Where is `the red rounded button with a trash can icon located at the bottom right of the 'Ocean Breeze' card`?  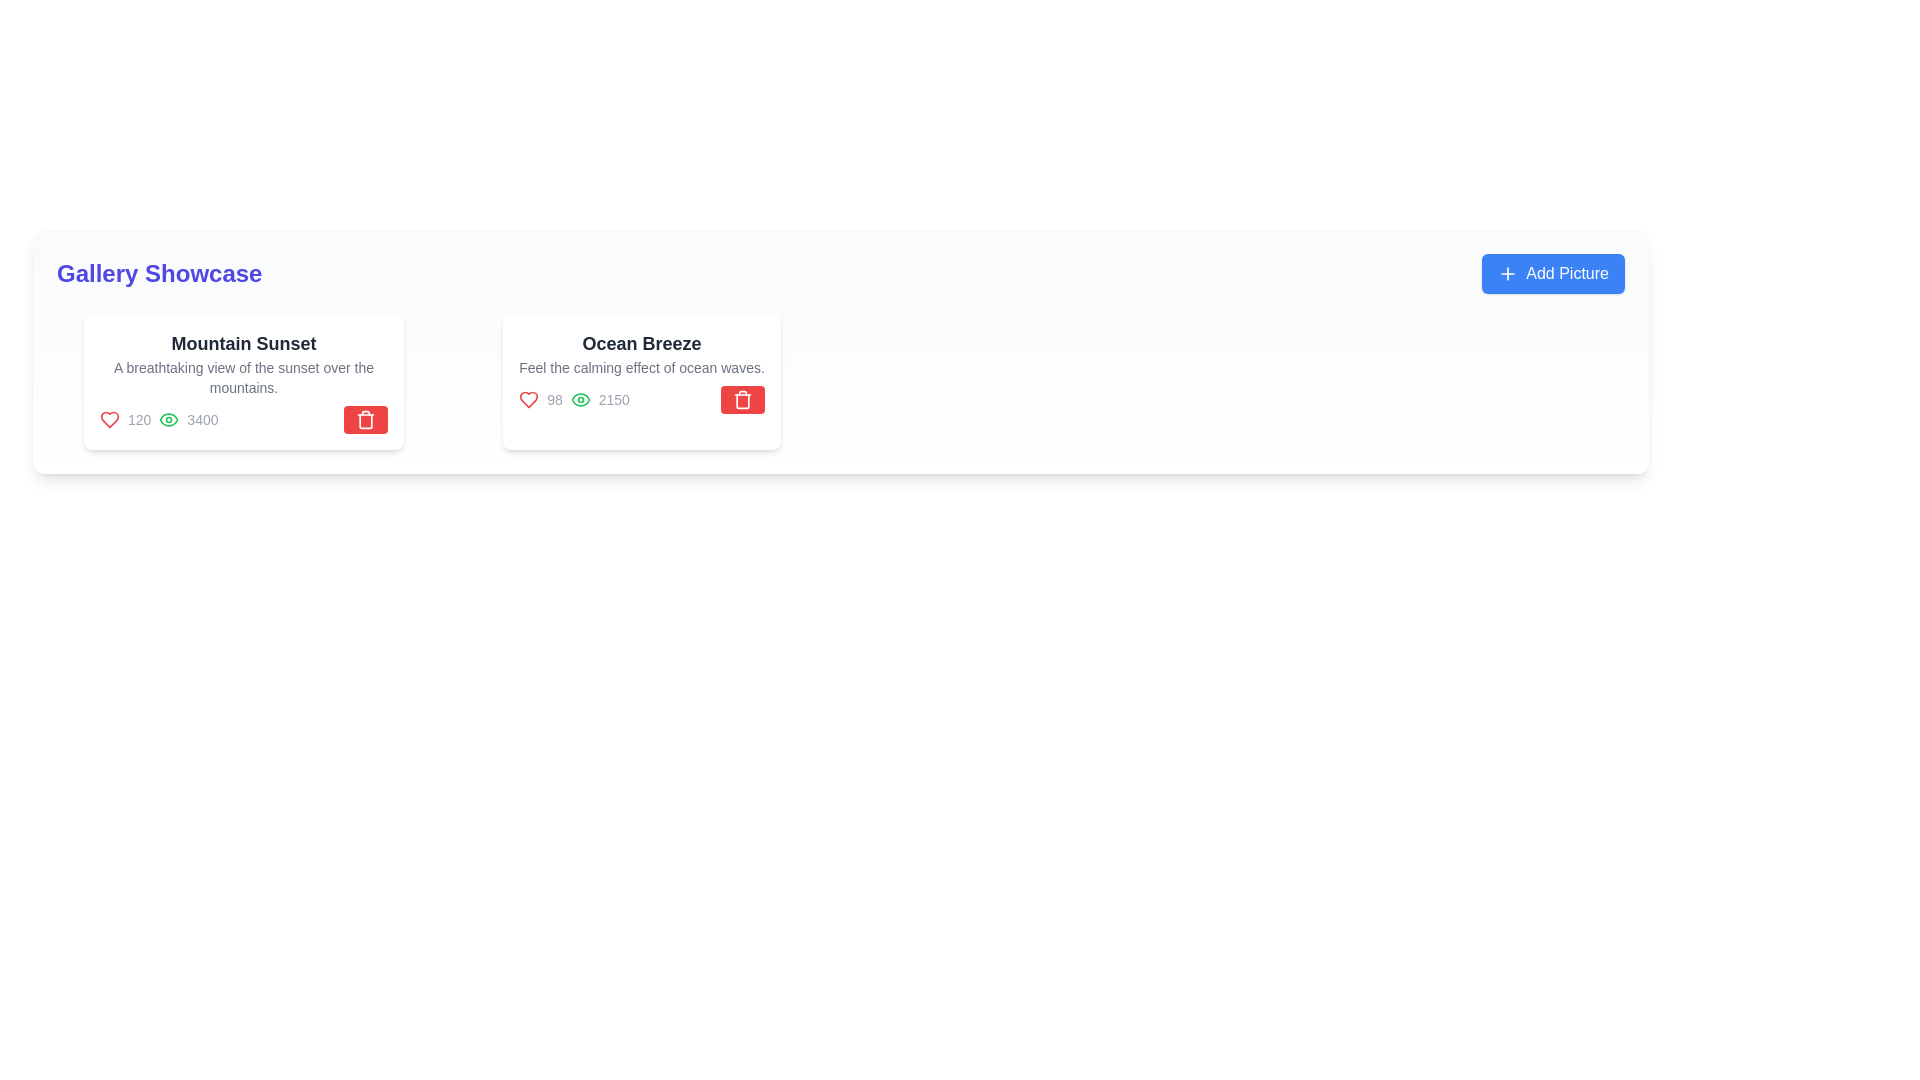
the red rounded button with a trash can icon located at the bottom right of the 'Ocean Breeze' card is located at coordinates (741, 400).